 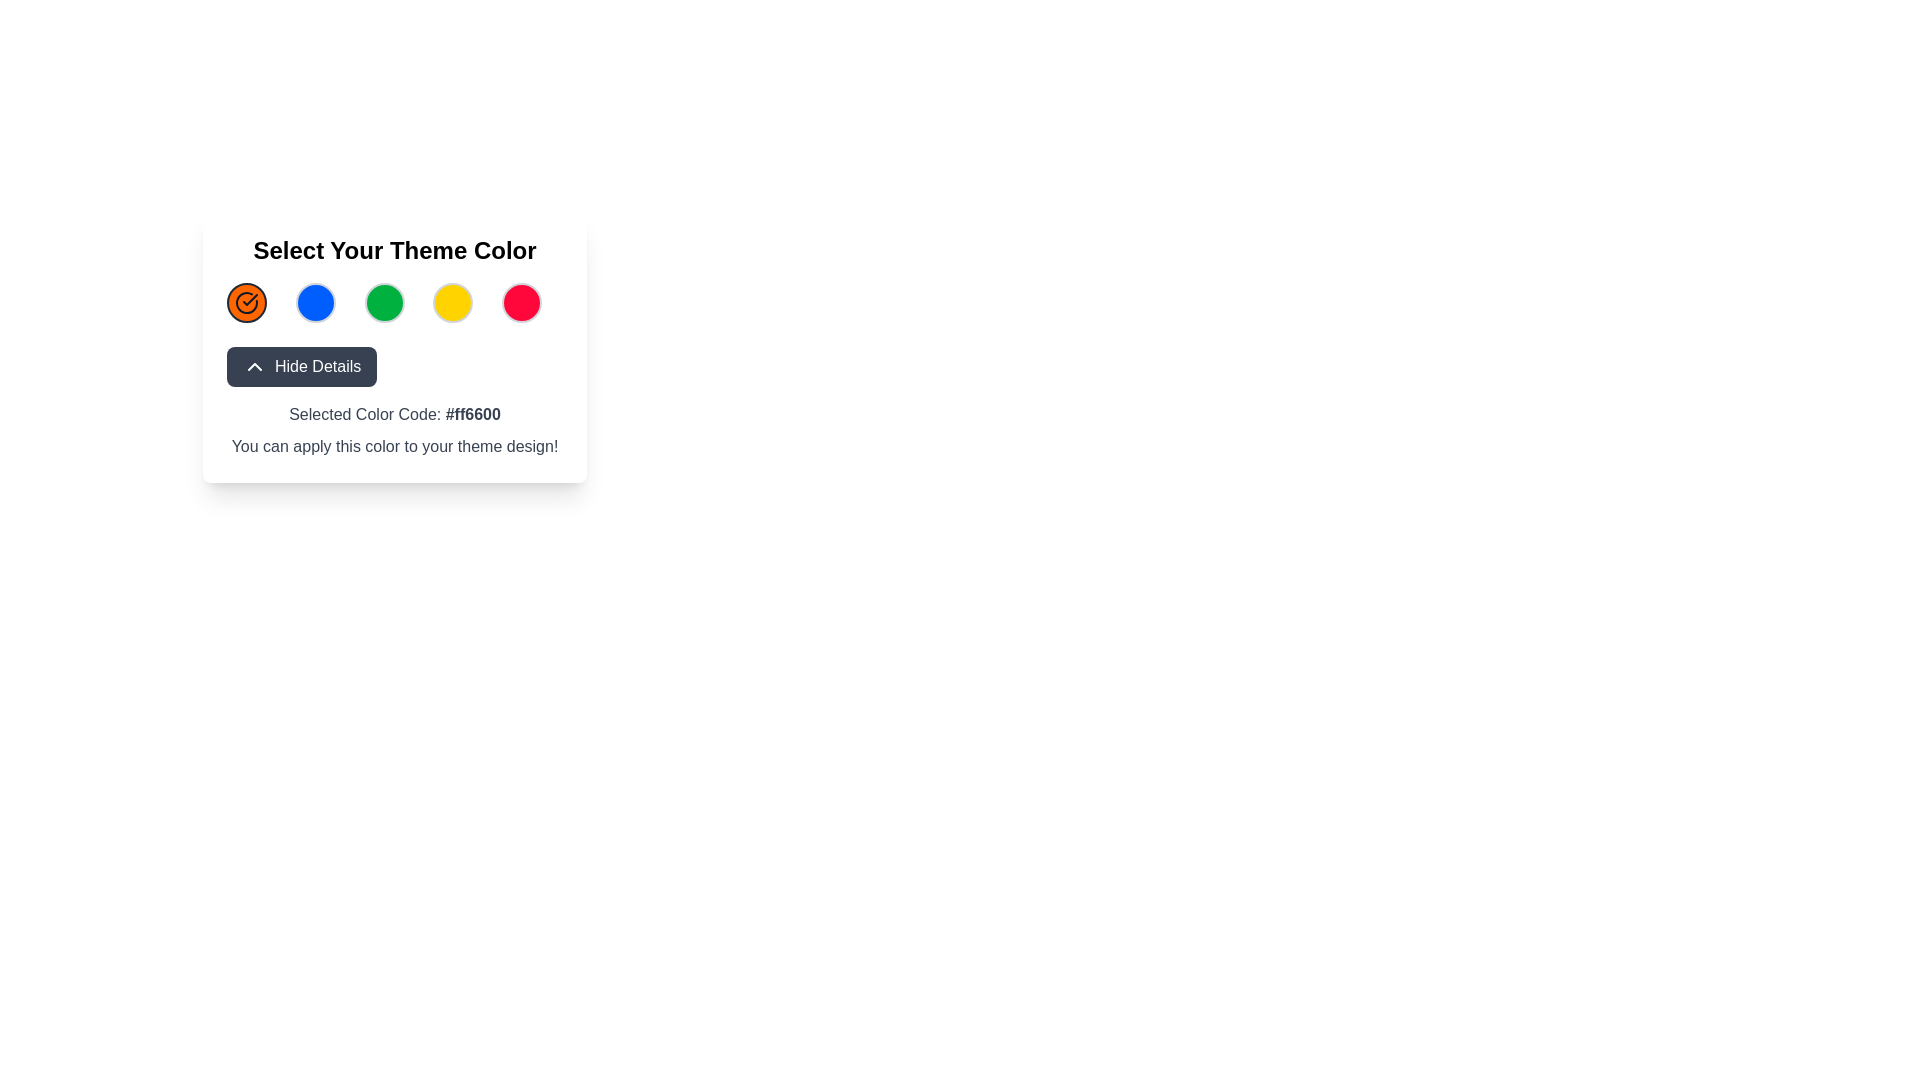 I want to click on the fifth selectable icon in the color palette, so click(x=522, y=303).